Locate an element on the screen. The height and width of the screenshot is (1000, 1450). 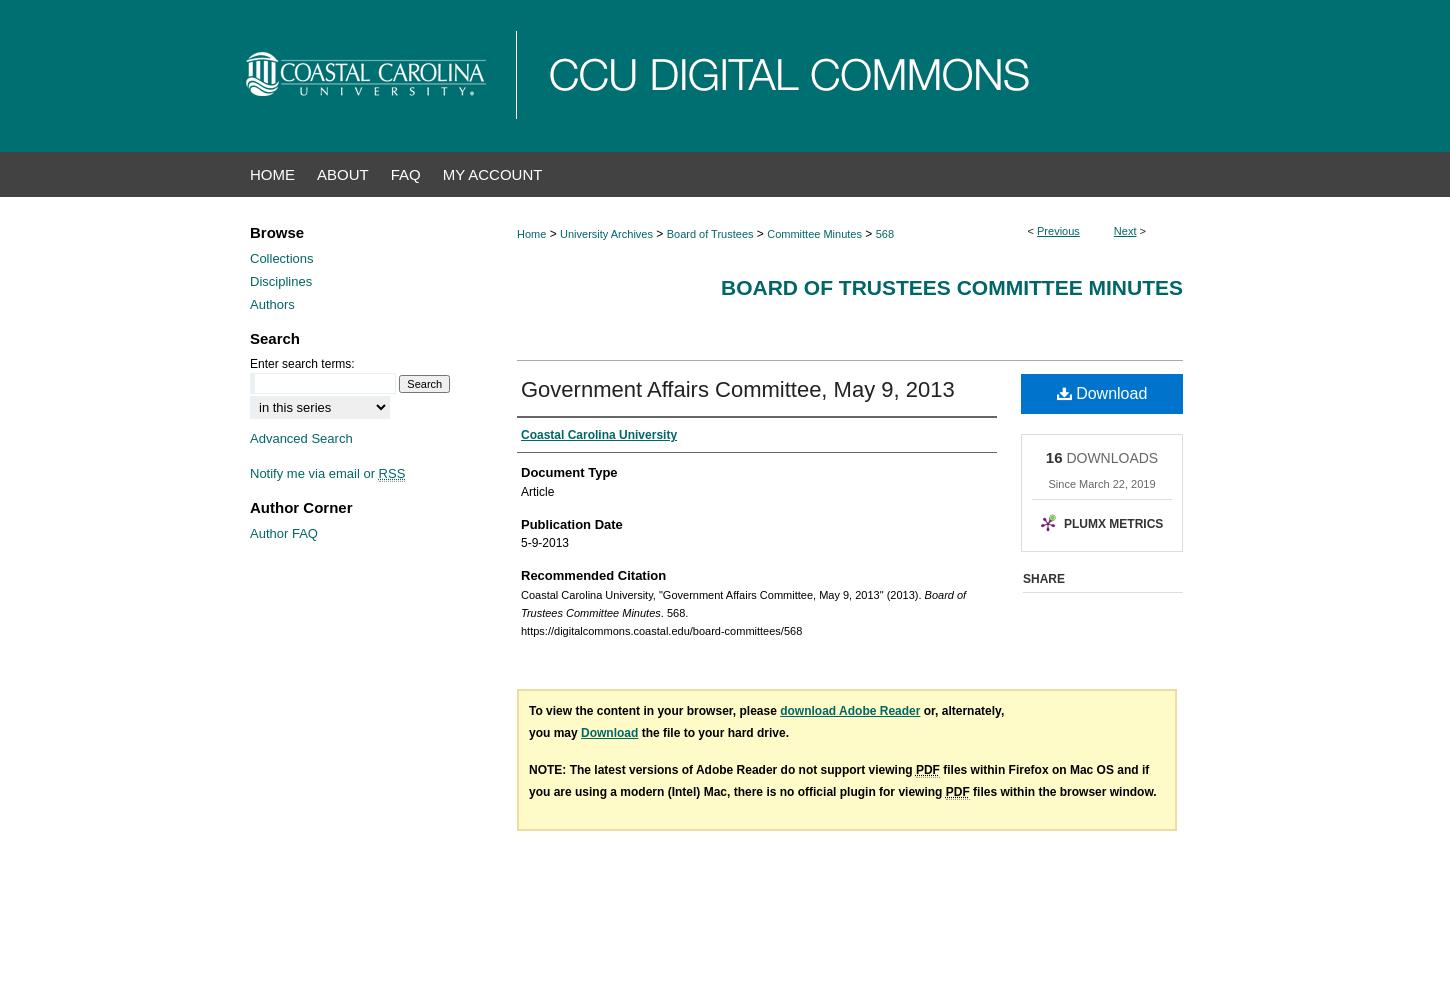
'Committee Minutes' is located at coordinates (814, 233).